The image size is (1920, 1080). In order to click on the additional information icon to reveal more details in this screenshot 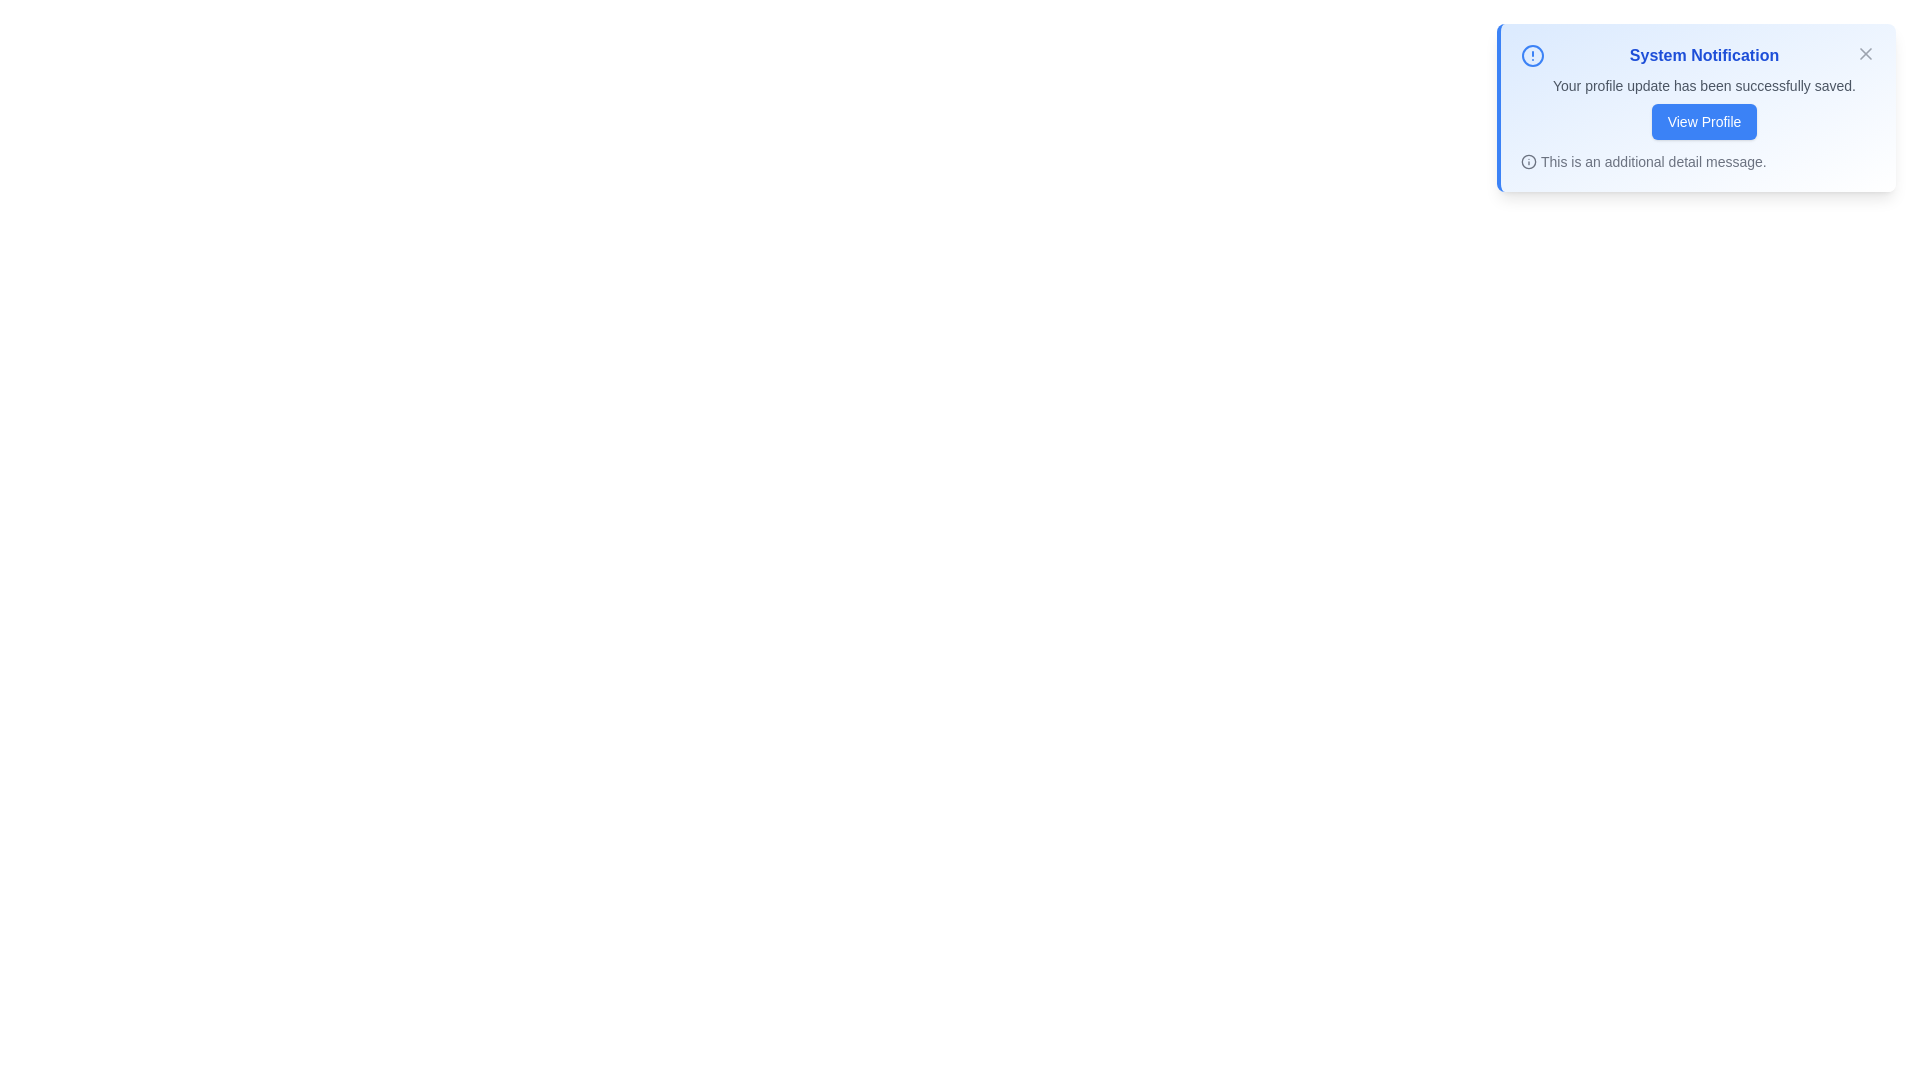, I will do `click(1526, 161)`.